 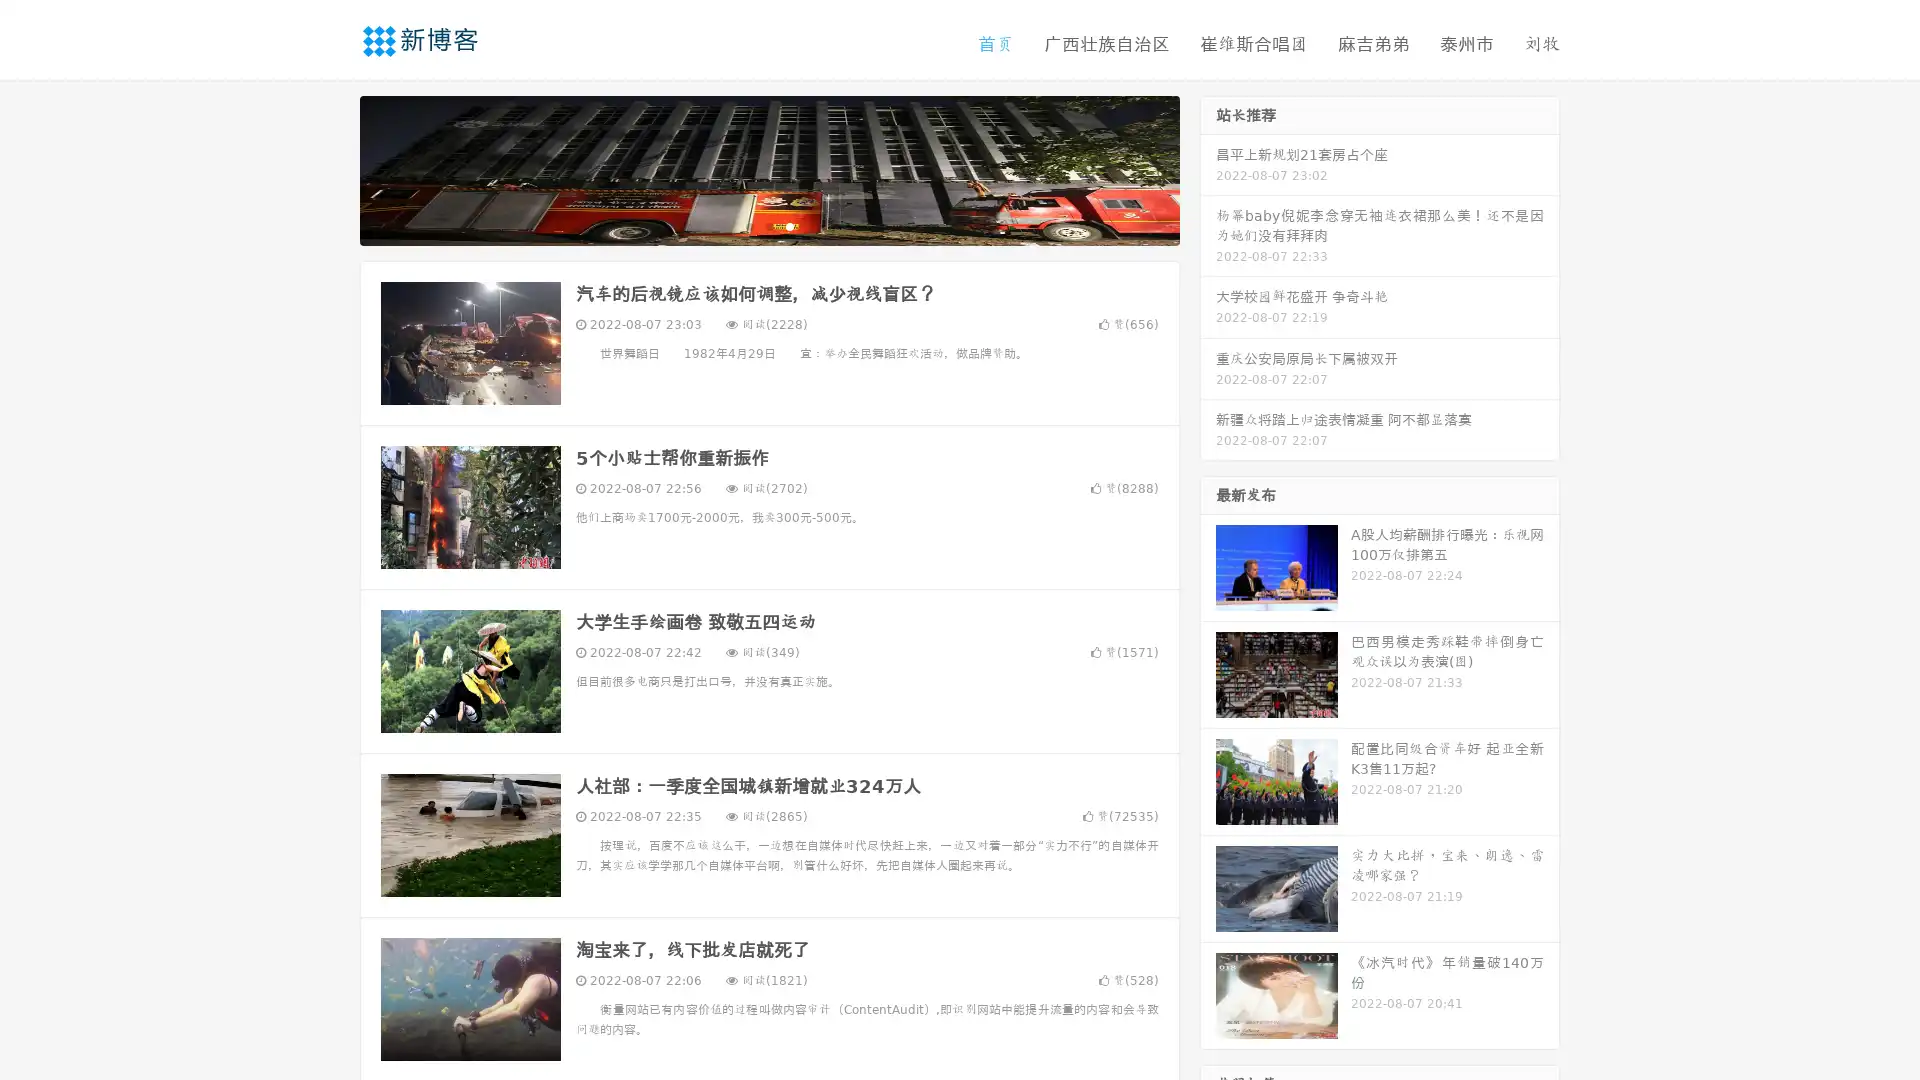 What do you see at coordinates (1208, 168) in the screenshot?
I see `Next slide` at bounding box center [1208, 168].